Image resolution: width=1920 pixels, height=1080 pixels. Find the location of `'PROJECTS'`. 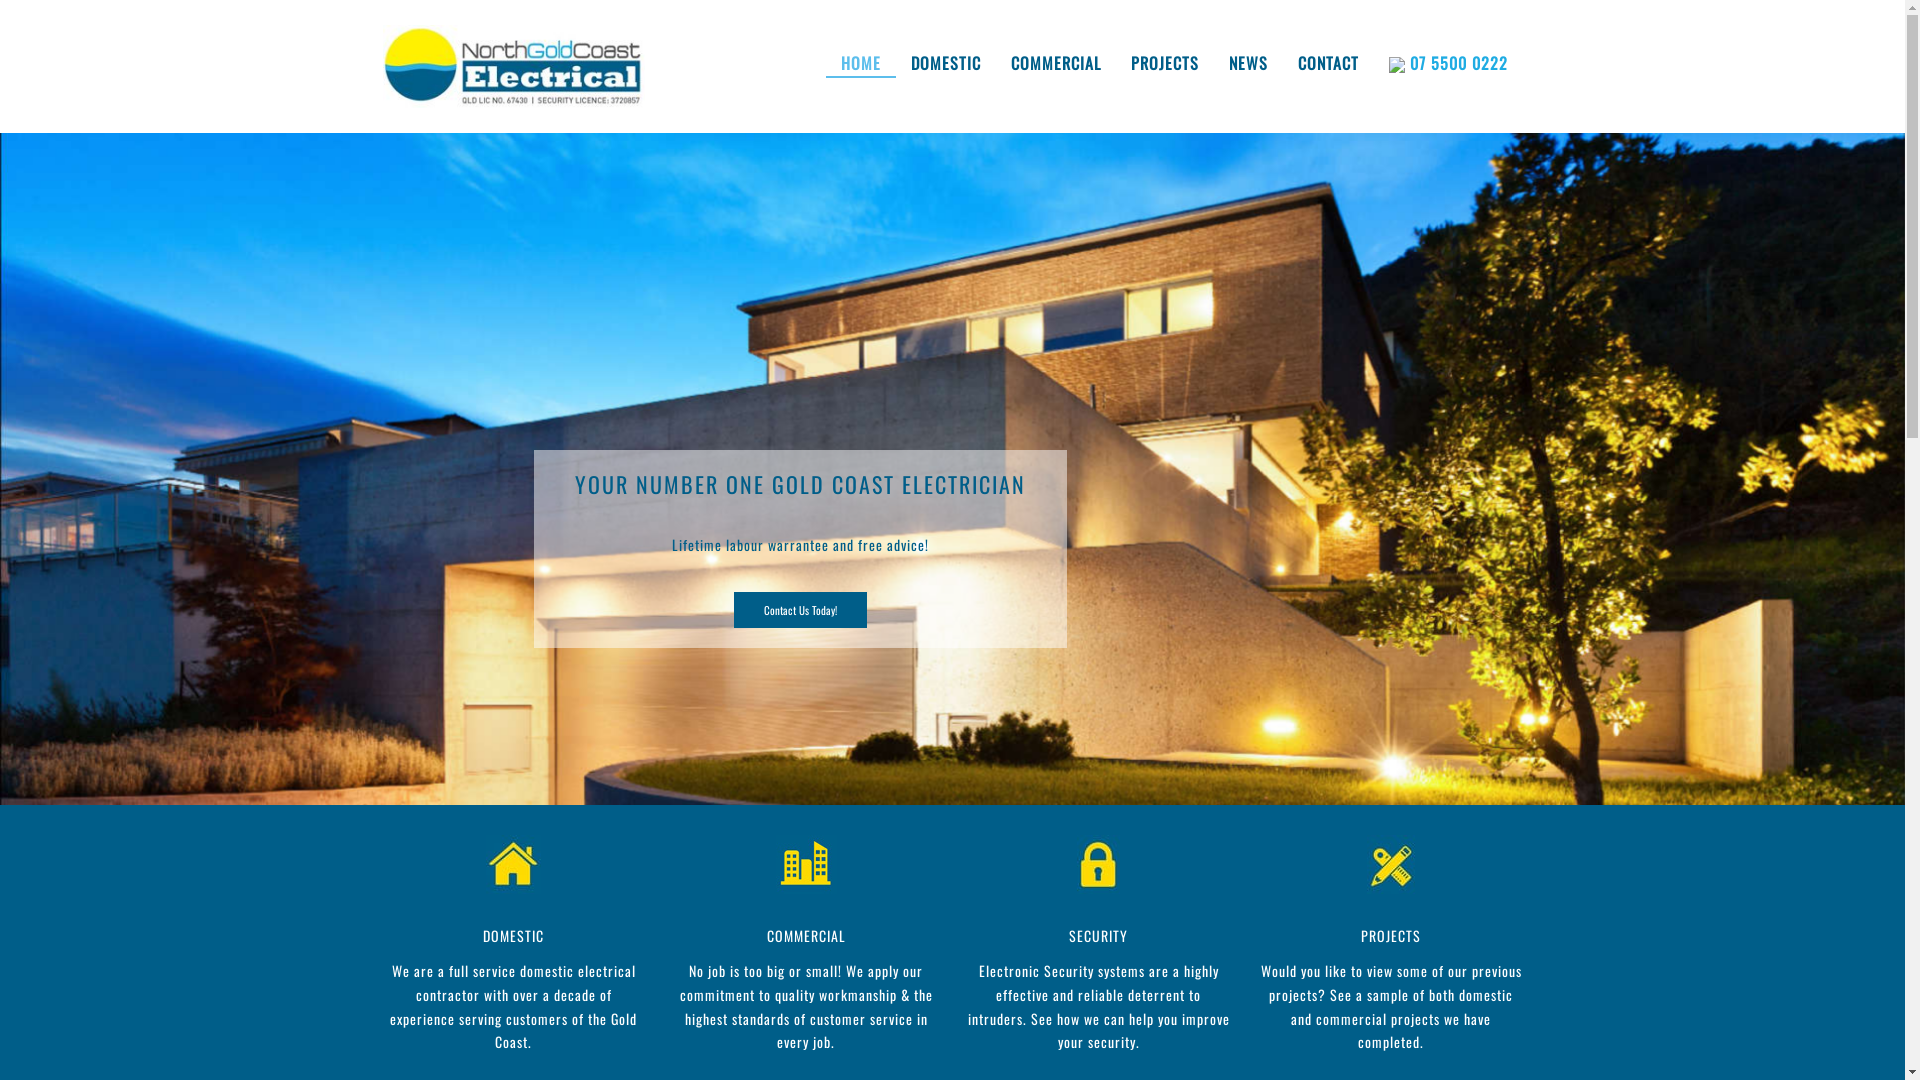

'PROJECTS' is located at coordinates (1165, 61).